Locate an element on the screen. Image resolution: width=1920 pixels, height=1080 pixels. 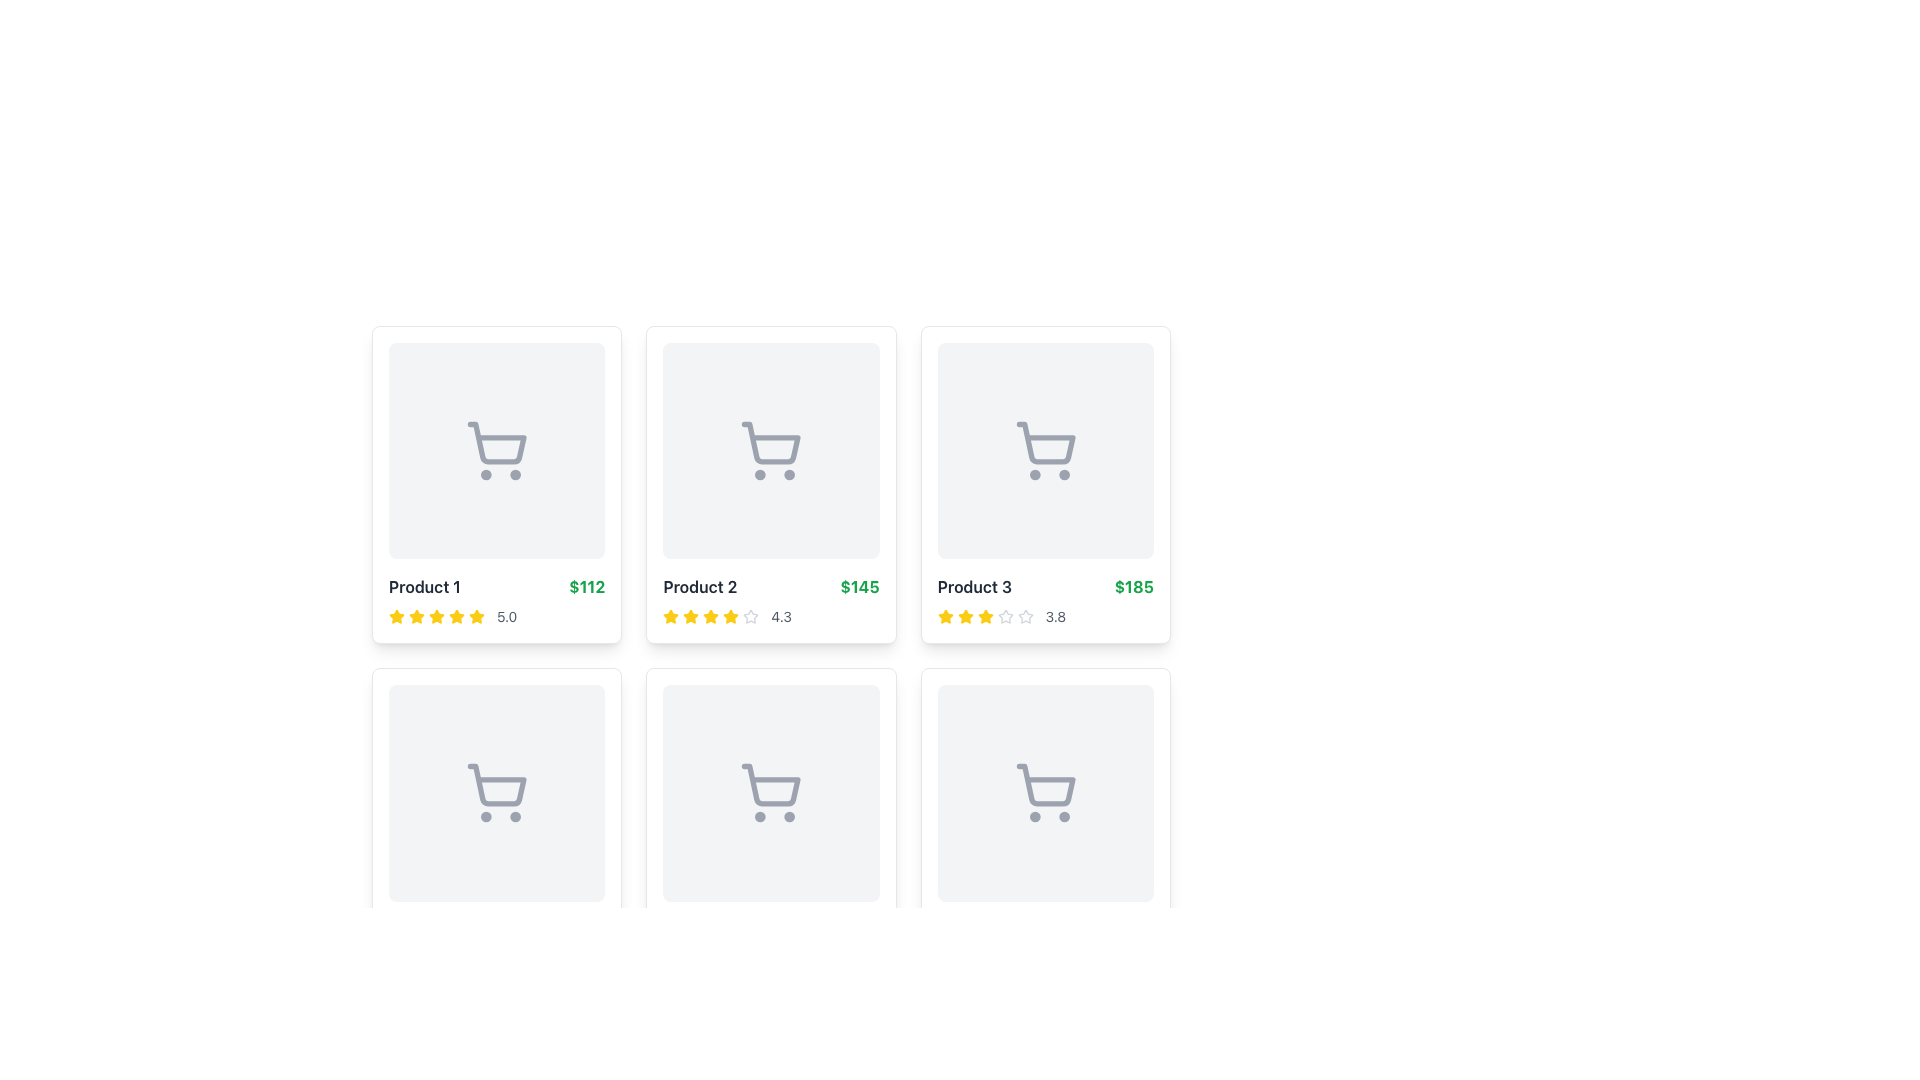
the sixth star icon in the 5-star rating system is located at coordinates (455, 616).